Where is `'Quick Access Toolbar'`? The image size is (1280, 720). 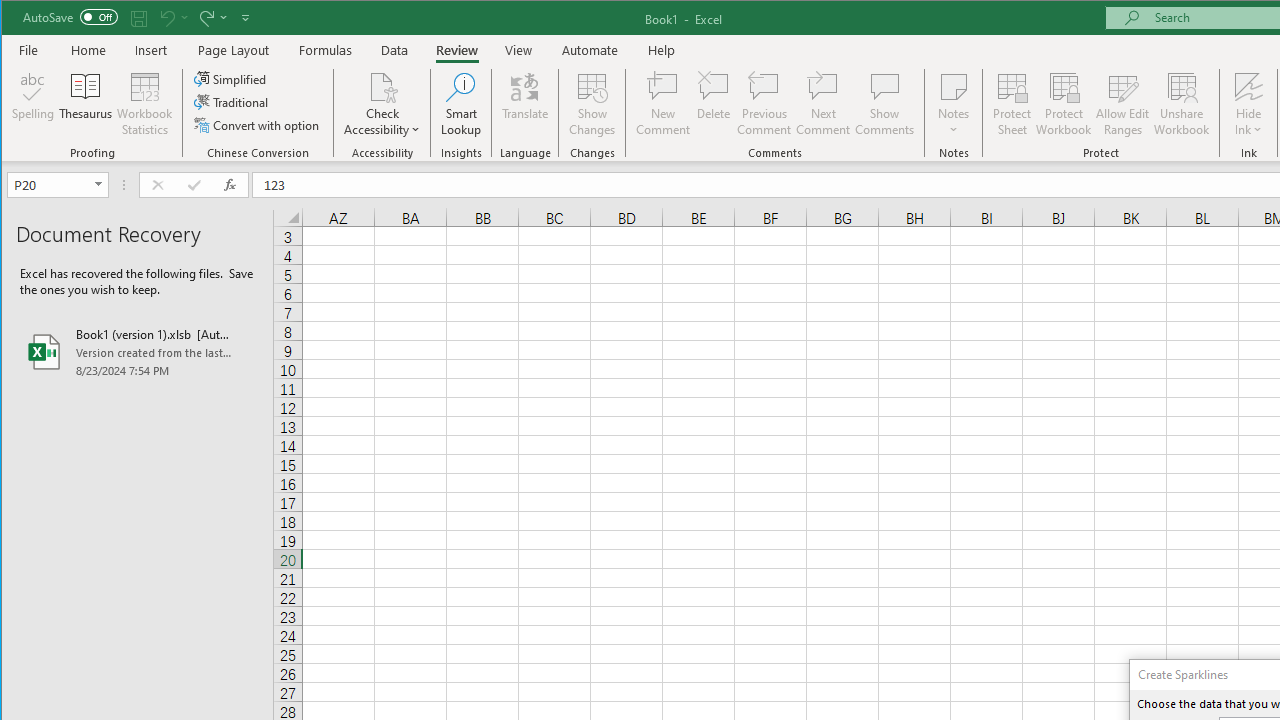
'Quick Access Toolbar' is located at coordinates (137, 18).